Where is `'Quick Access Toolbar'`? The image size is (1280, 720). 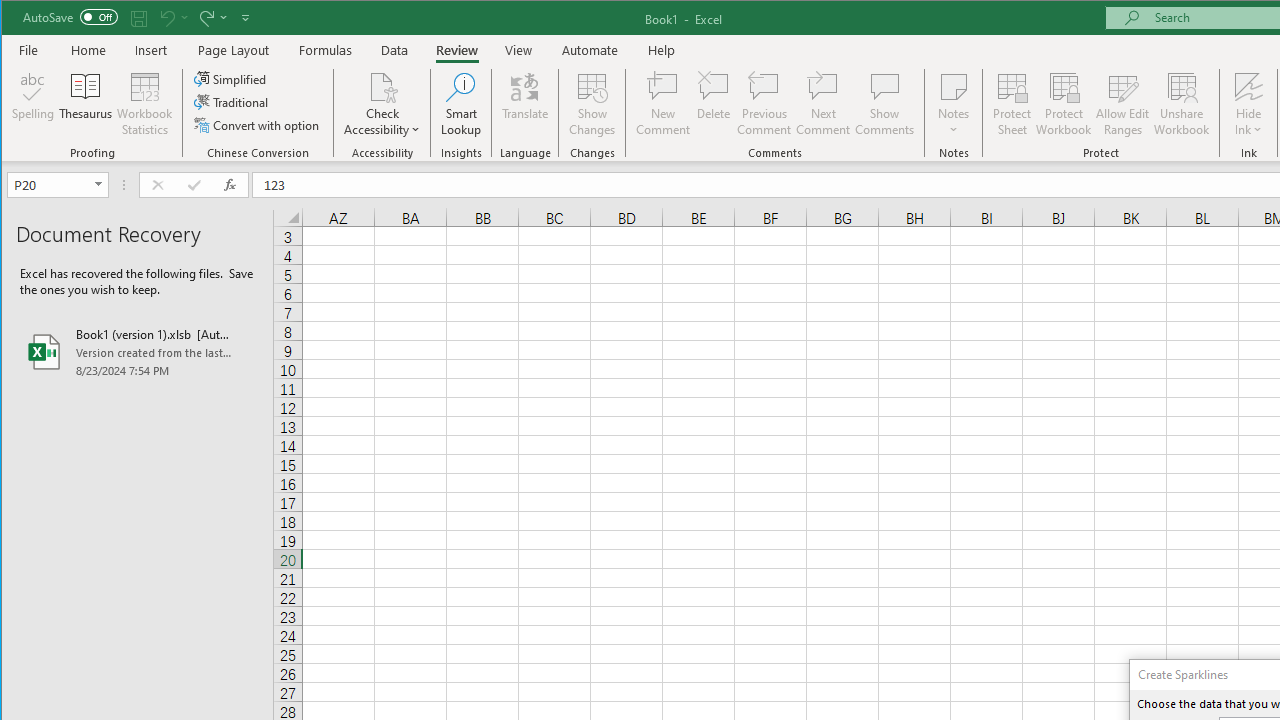
'Quick Access Toolbar' is located at coordinates (137, 18).